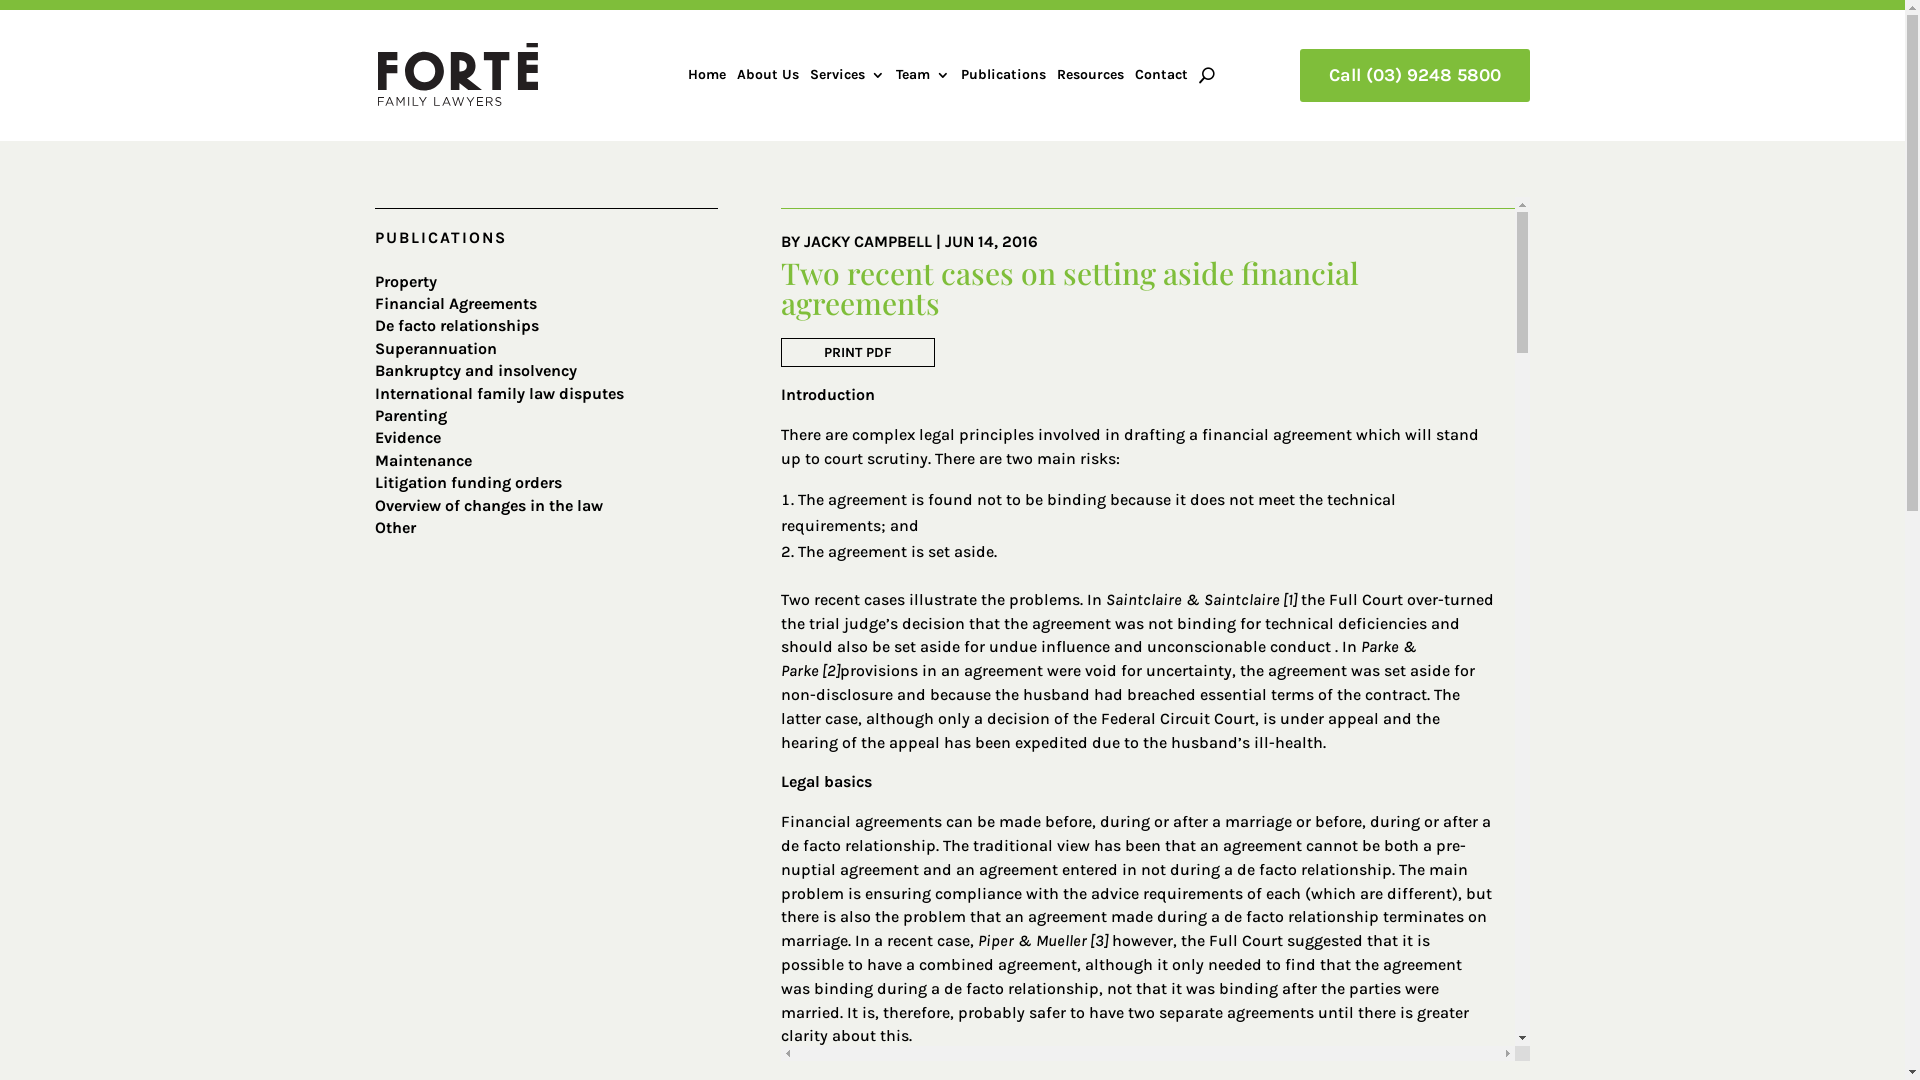 This screenshot has height=1080, width=1920. I want to click on 'Services', so click(847, 77).